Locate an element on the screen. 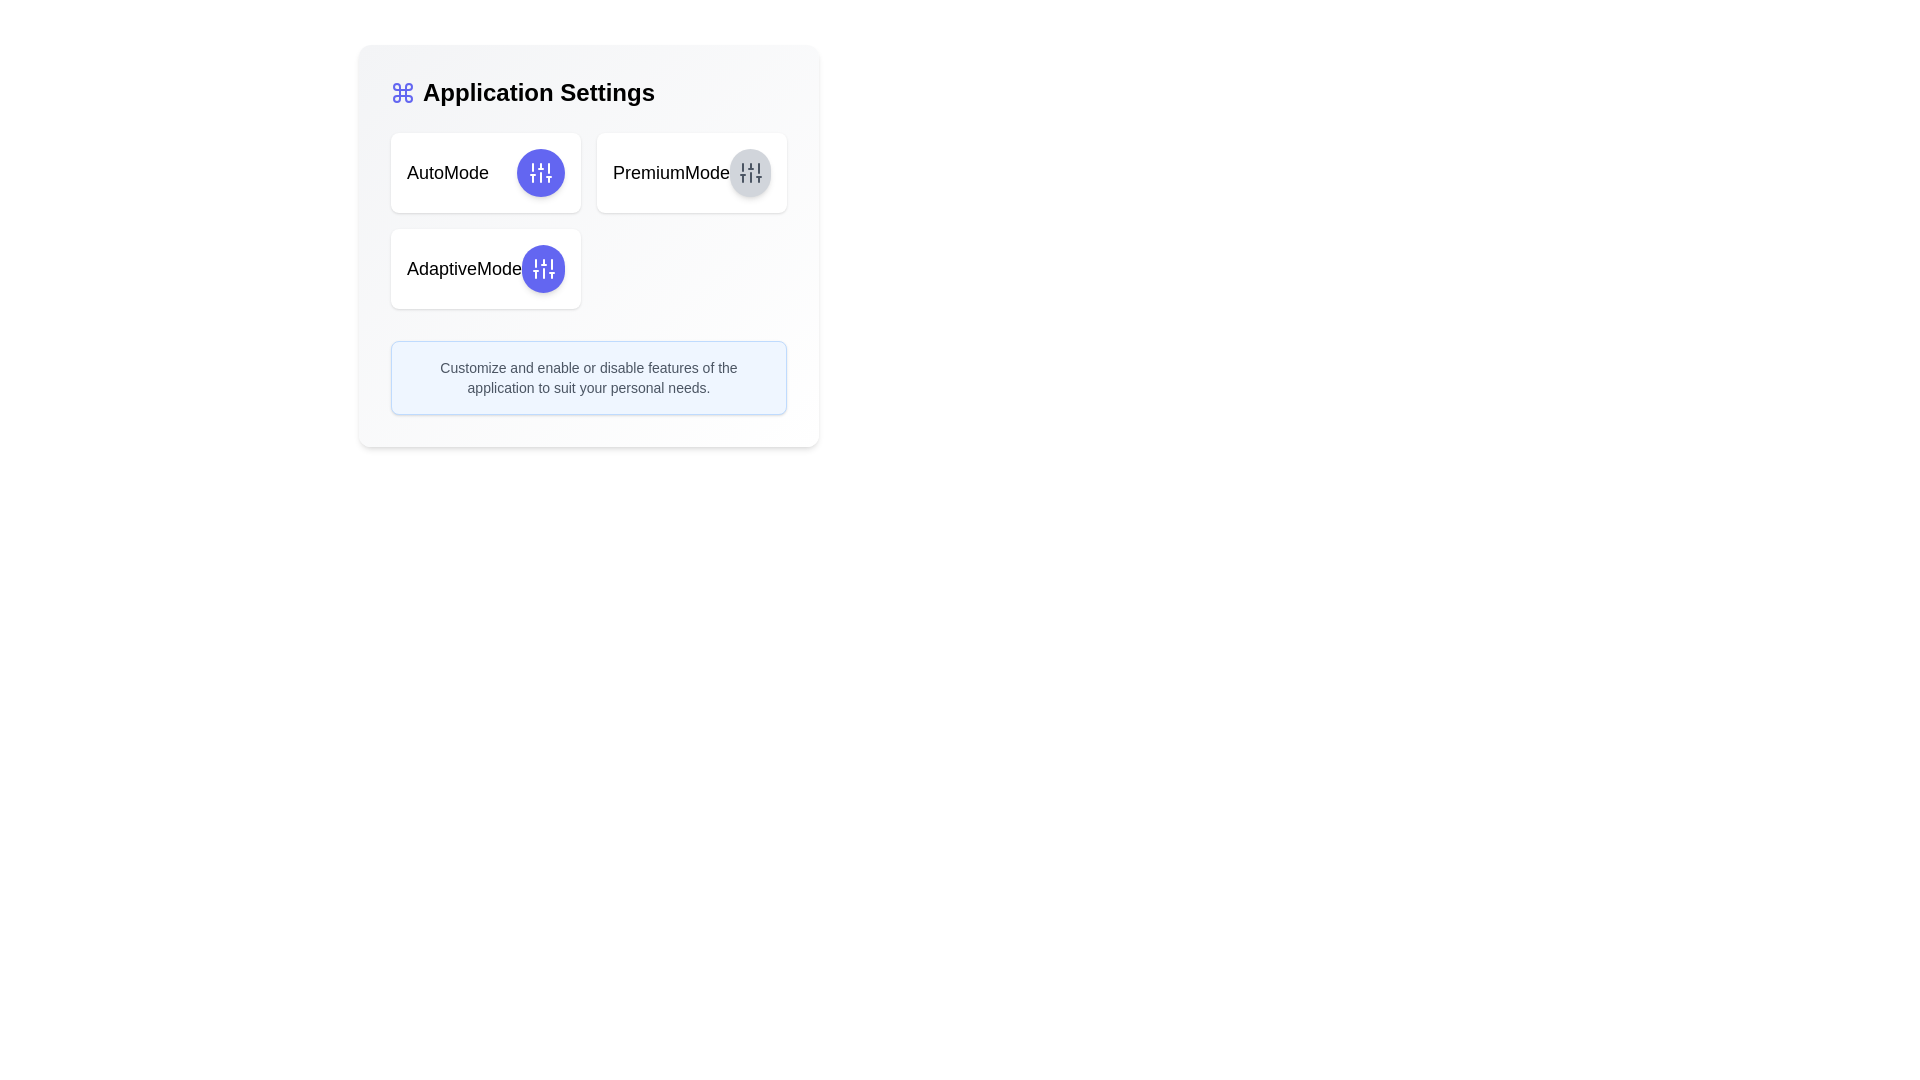 This screenshot has width=1920, height=1080. the circular button with a blue background and white vertical sliders icon located in the 'autoMode' section, which is the first button in the grid, to observe the hover animation is located at coordinates (541, 172).